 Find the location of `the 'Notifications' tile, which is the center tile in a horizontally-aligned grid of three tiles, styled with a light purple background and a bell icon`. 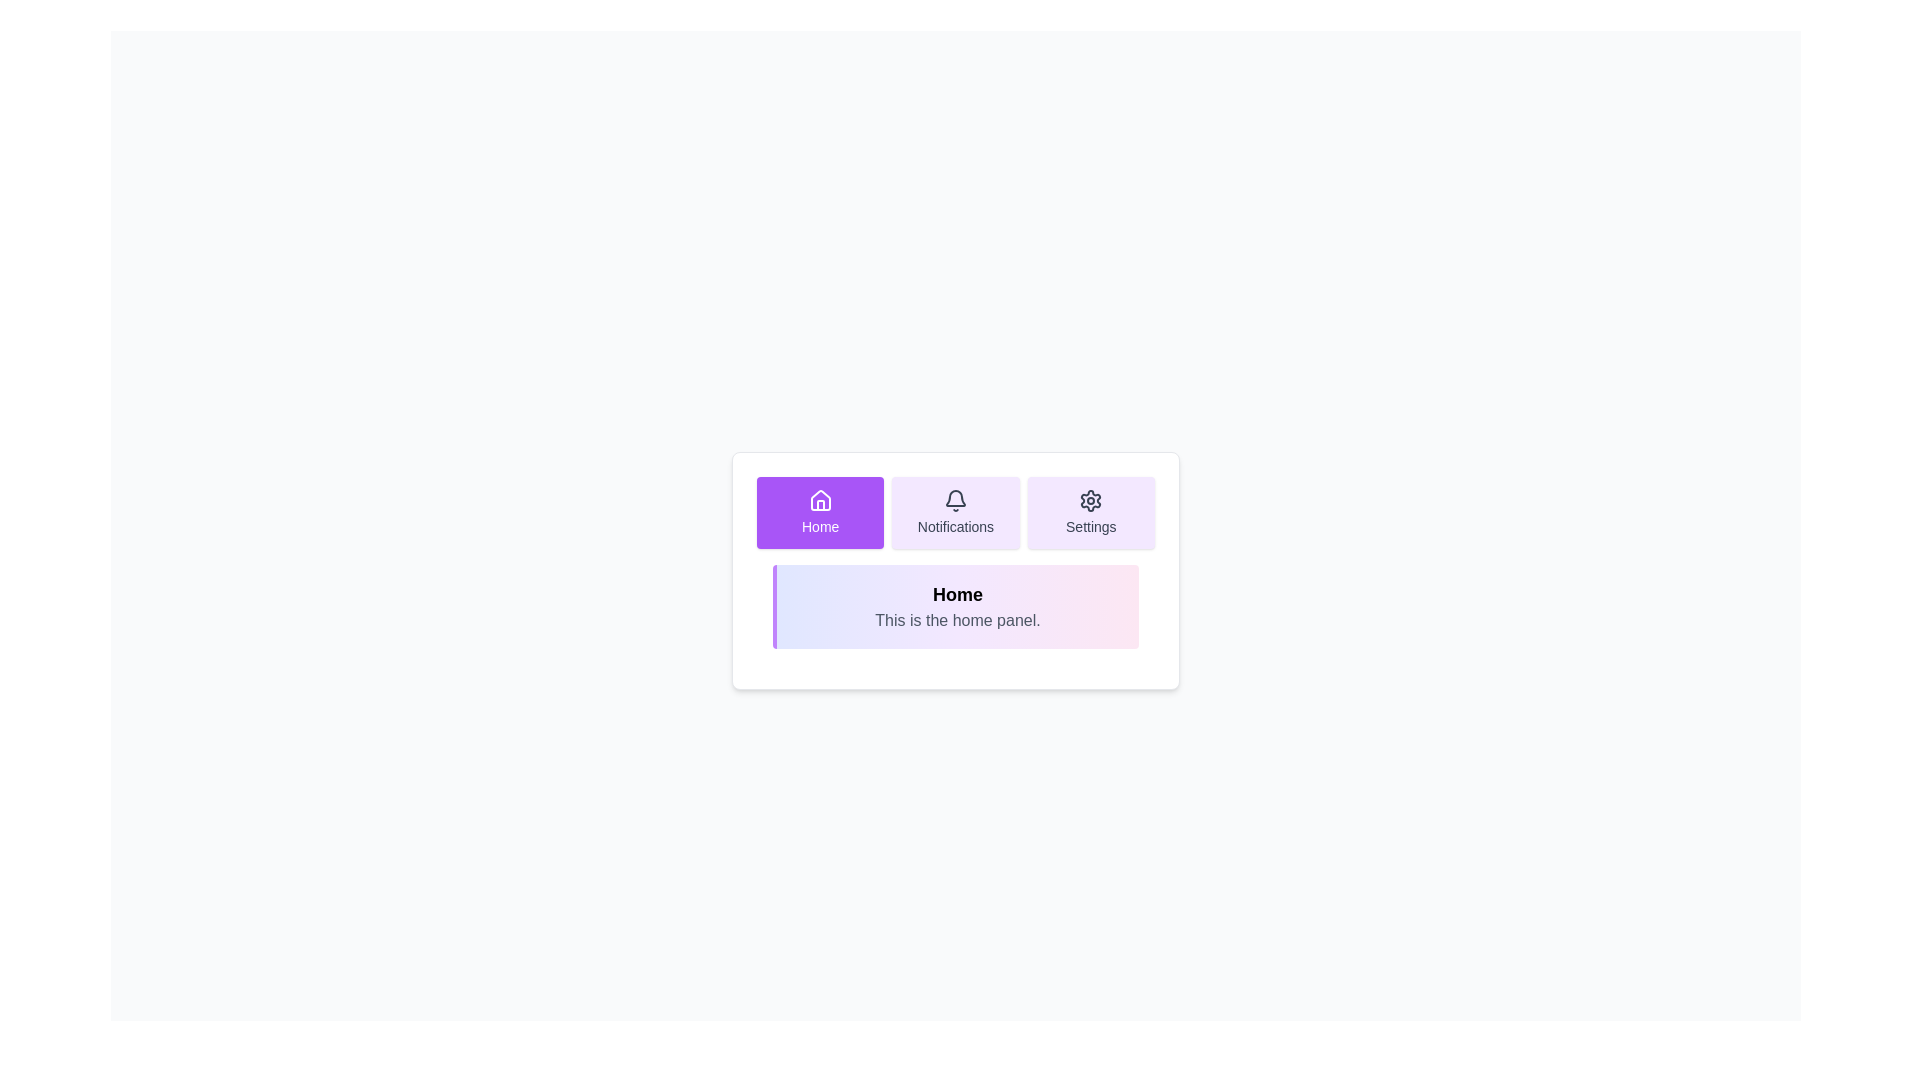

the 'Notifications' tile, which is the center tile in a horizontally-aligned grid of three tiles, styled with a light purple background and a bell icon is located at coordinates (954, 512).